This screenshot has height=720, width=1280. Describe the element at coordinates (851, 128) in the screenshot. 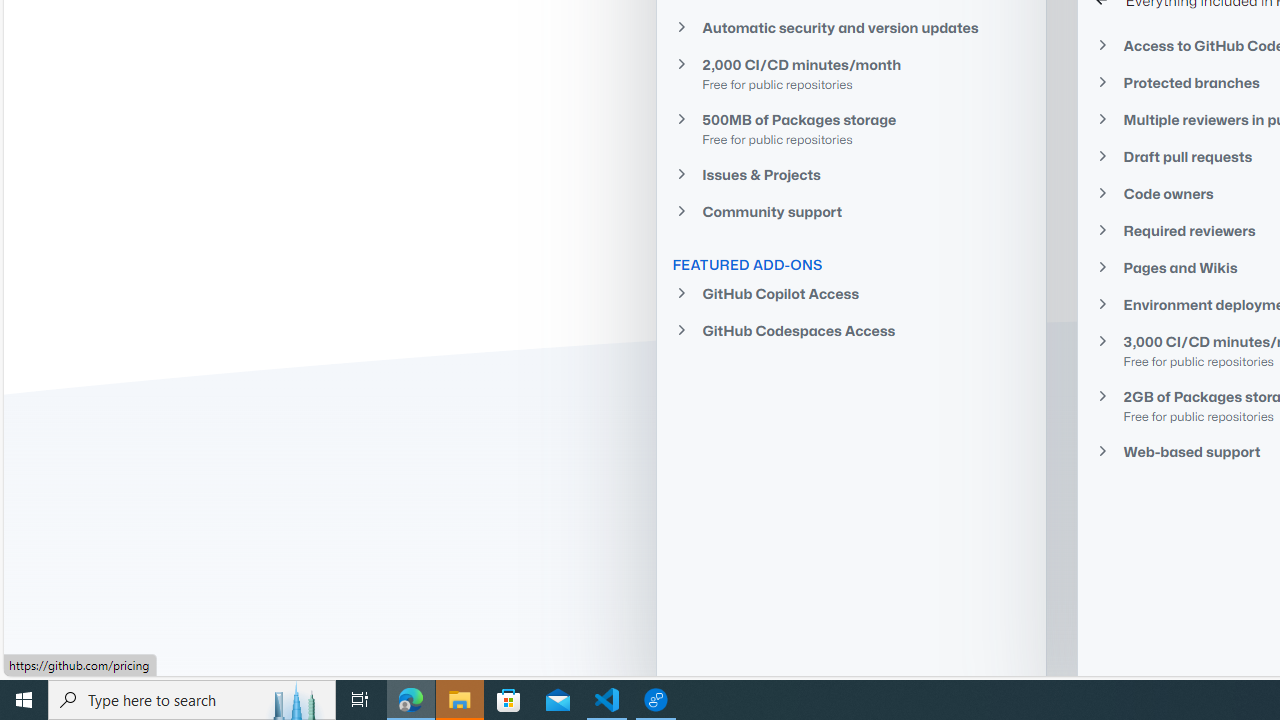

I see `'500MB of Packages storage Free for public repositories'` at that location.